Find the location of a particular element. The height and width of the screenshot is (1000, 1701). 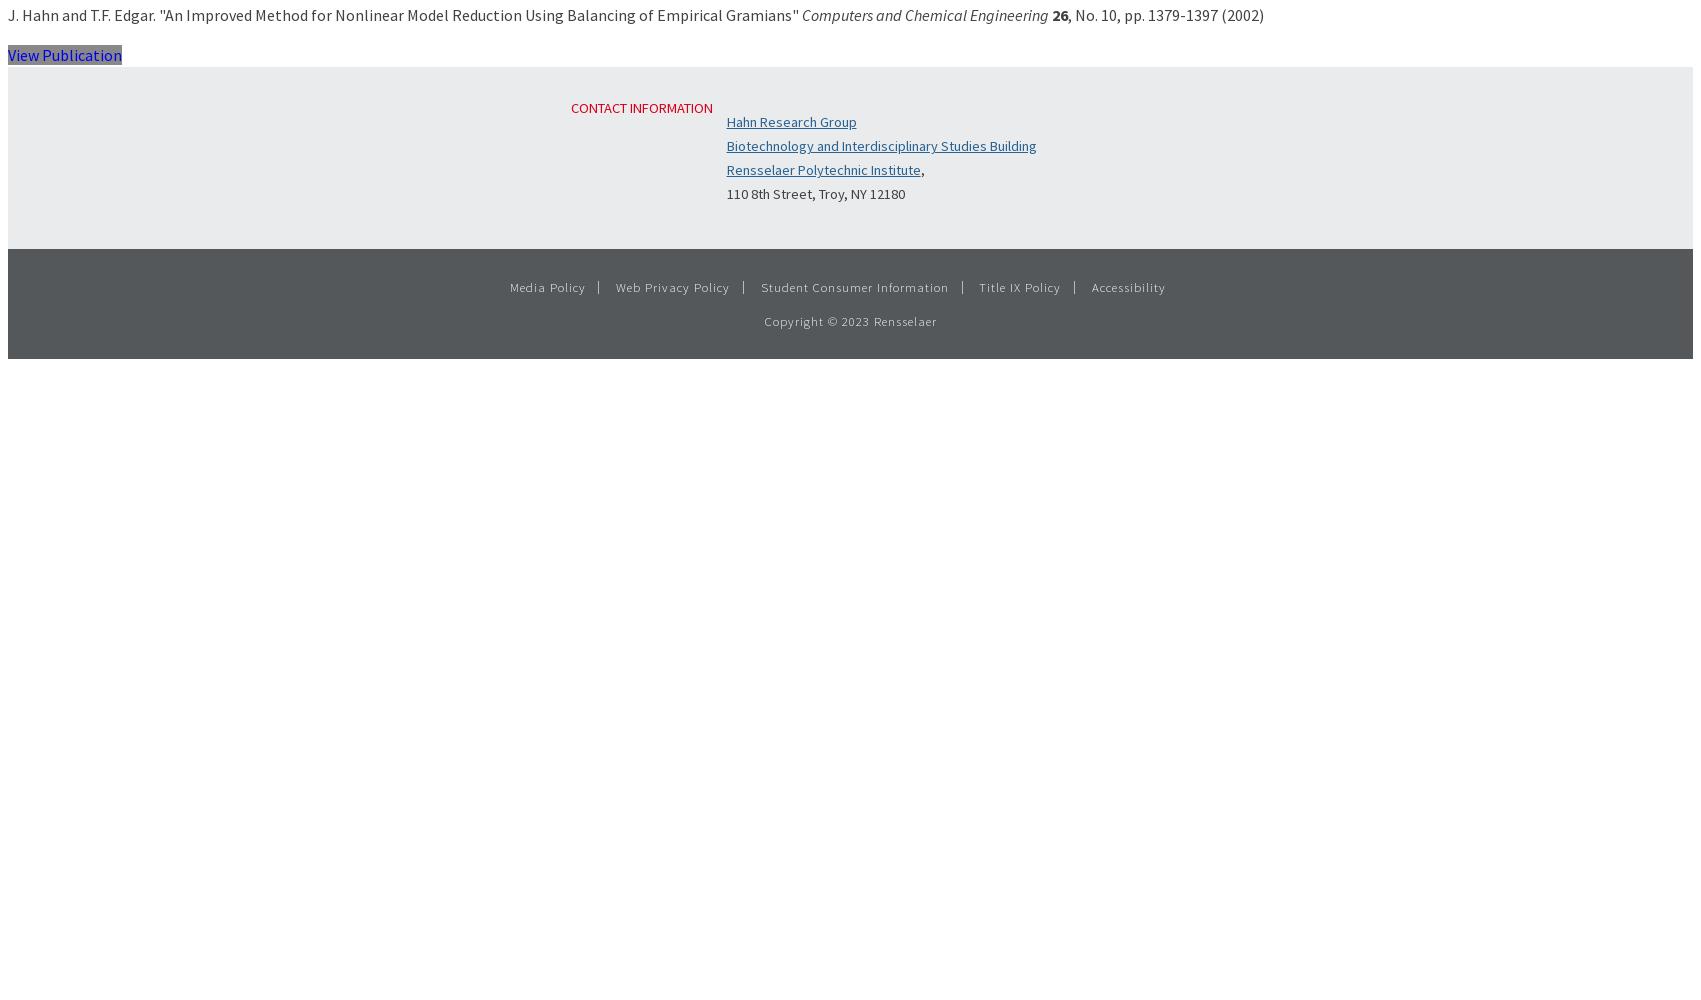

', No. 10, pp. 1379-1397 (2002)' is located at coordinates (1165, 14).